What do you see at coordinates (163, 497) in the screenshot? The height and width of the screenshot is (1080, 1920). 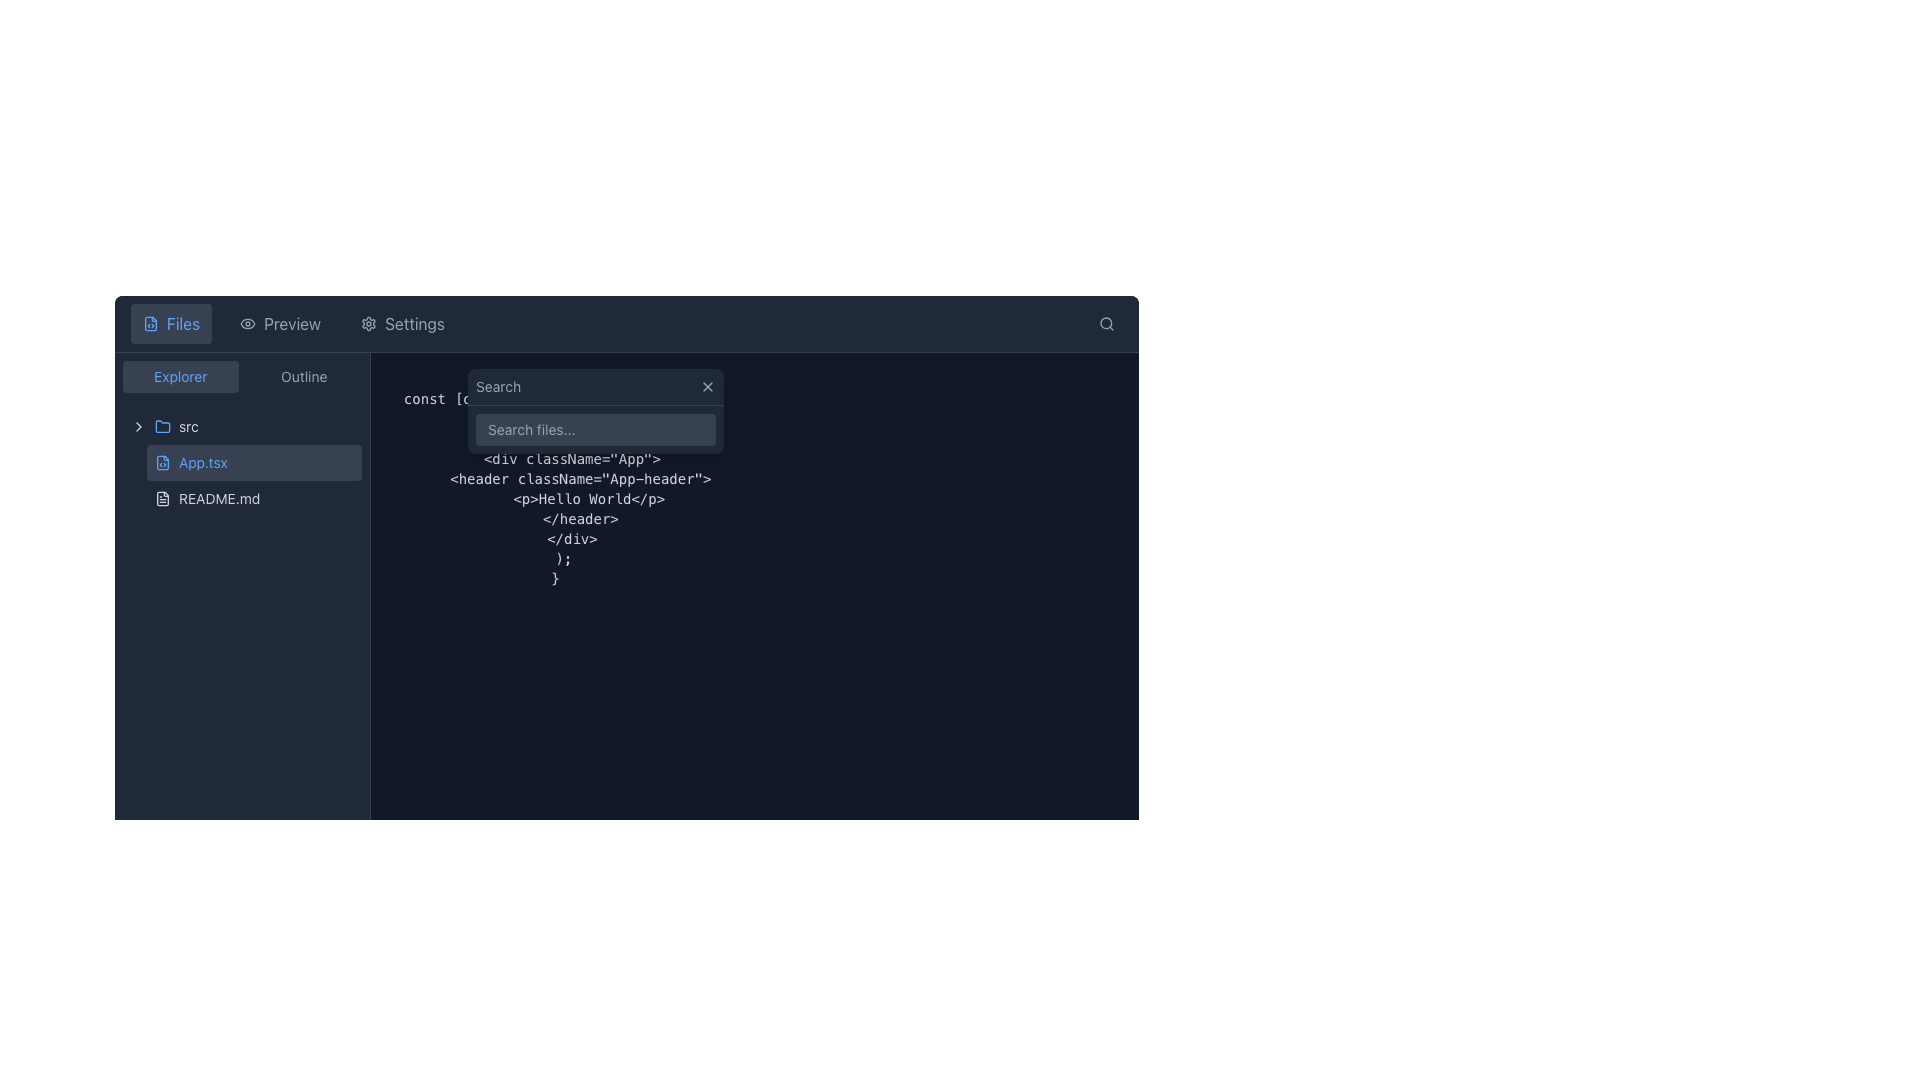 I see `the 'README.md' file icon in the file explorer section, which visually represents the file type as text or document-based, located in the left sidebar` at bounding box center [163, 497].